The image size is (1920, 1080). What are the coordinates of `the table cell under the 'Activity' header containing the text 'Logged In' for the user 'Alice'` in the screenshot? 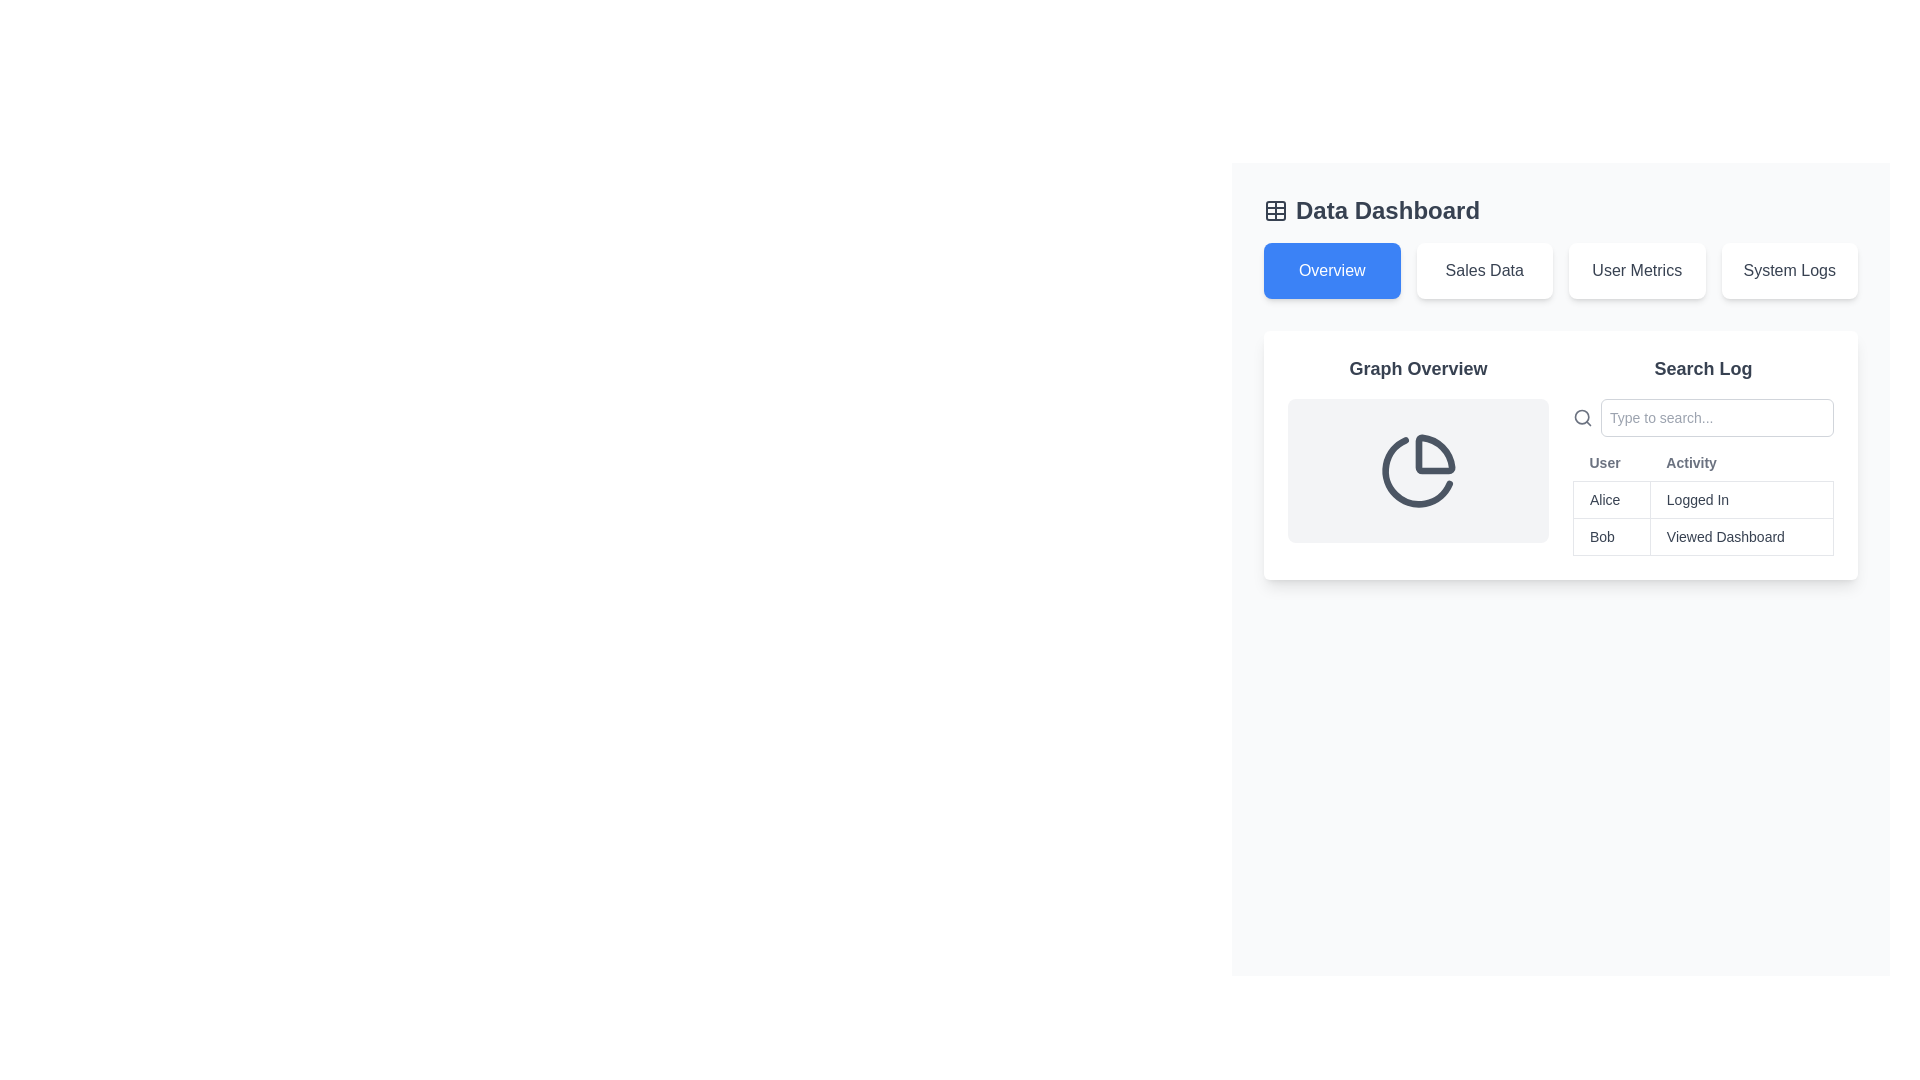 It's located at (1702, 499).